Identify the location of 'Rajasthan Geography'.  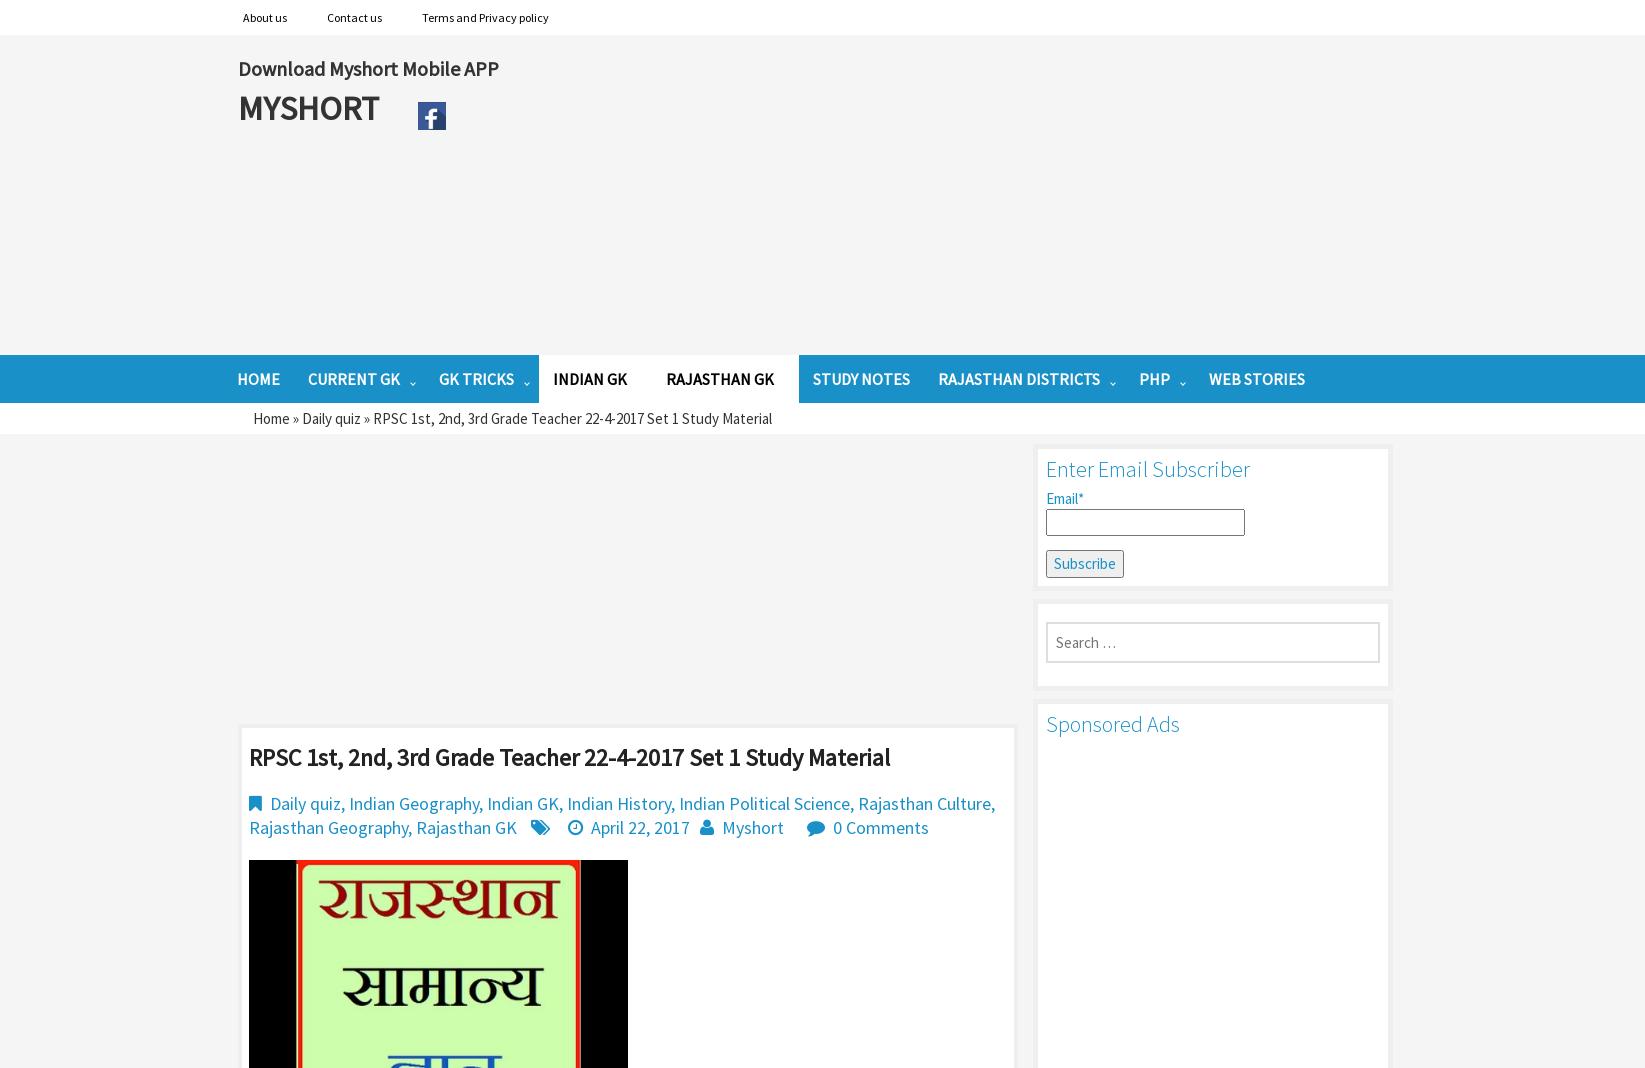
(327, 825).